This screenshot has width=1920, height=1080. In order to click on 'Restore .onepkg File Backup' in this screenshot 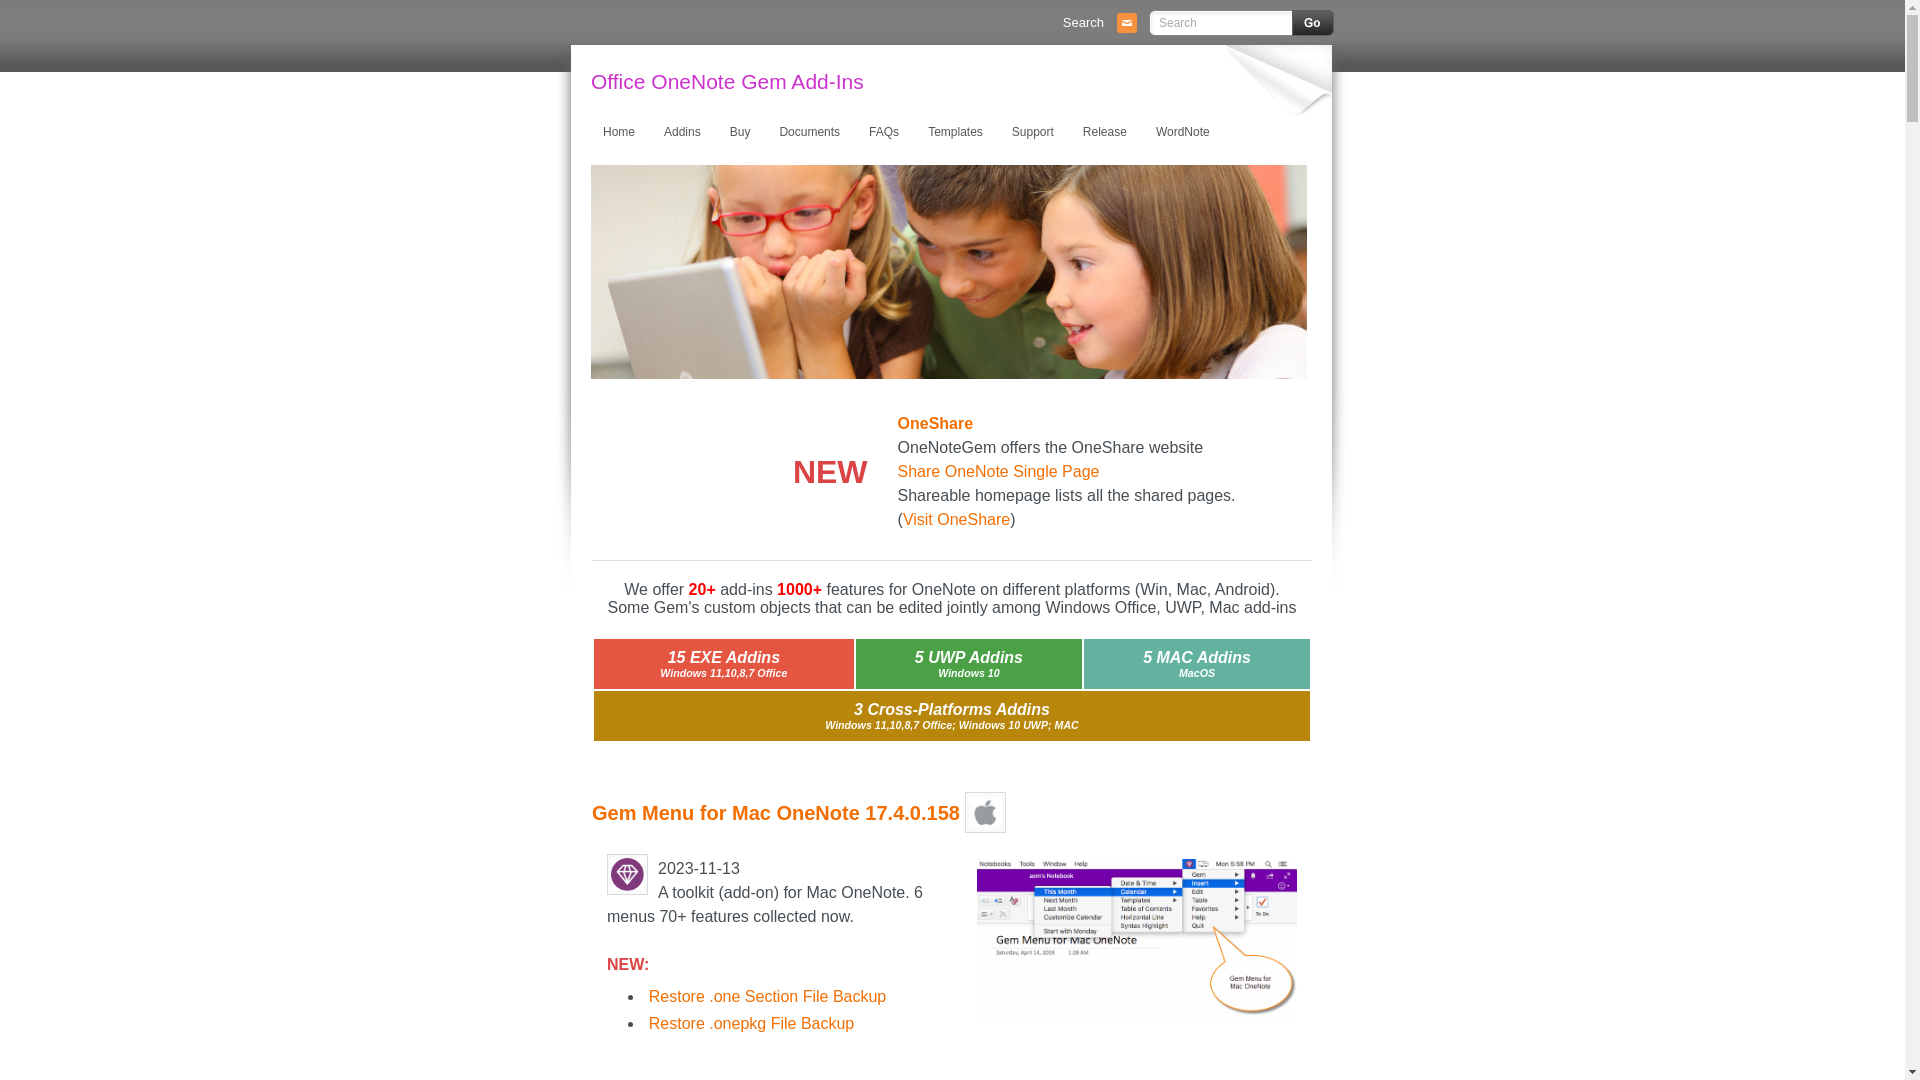, I will do `click(750, 1023)`.